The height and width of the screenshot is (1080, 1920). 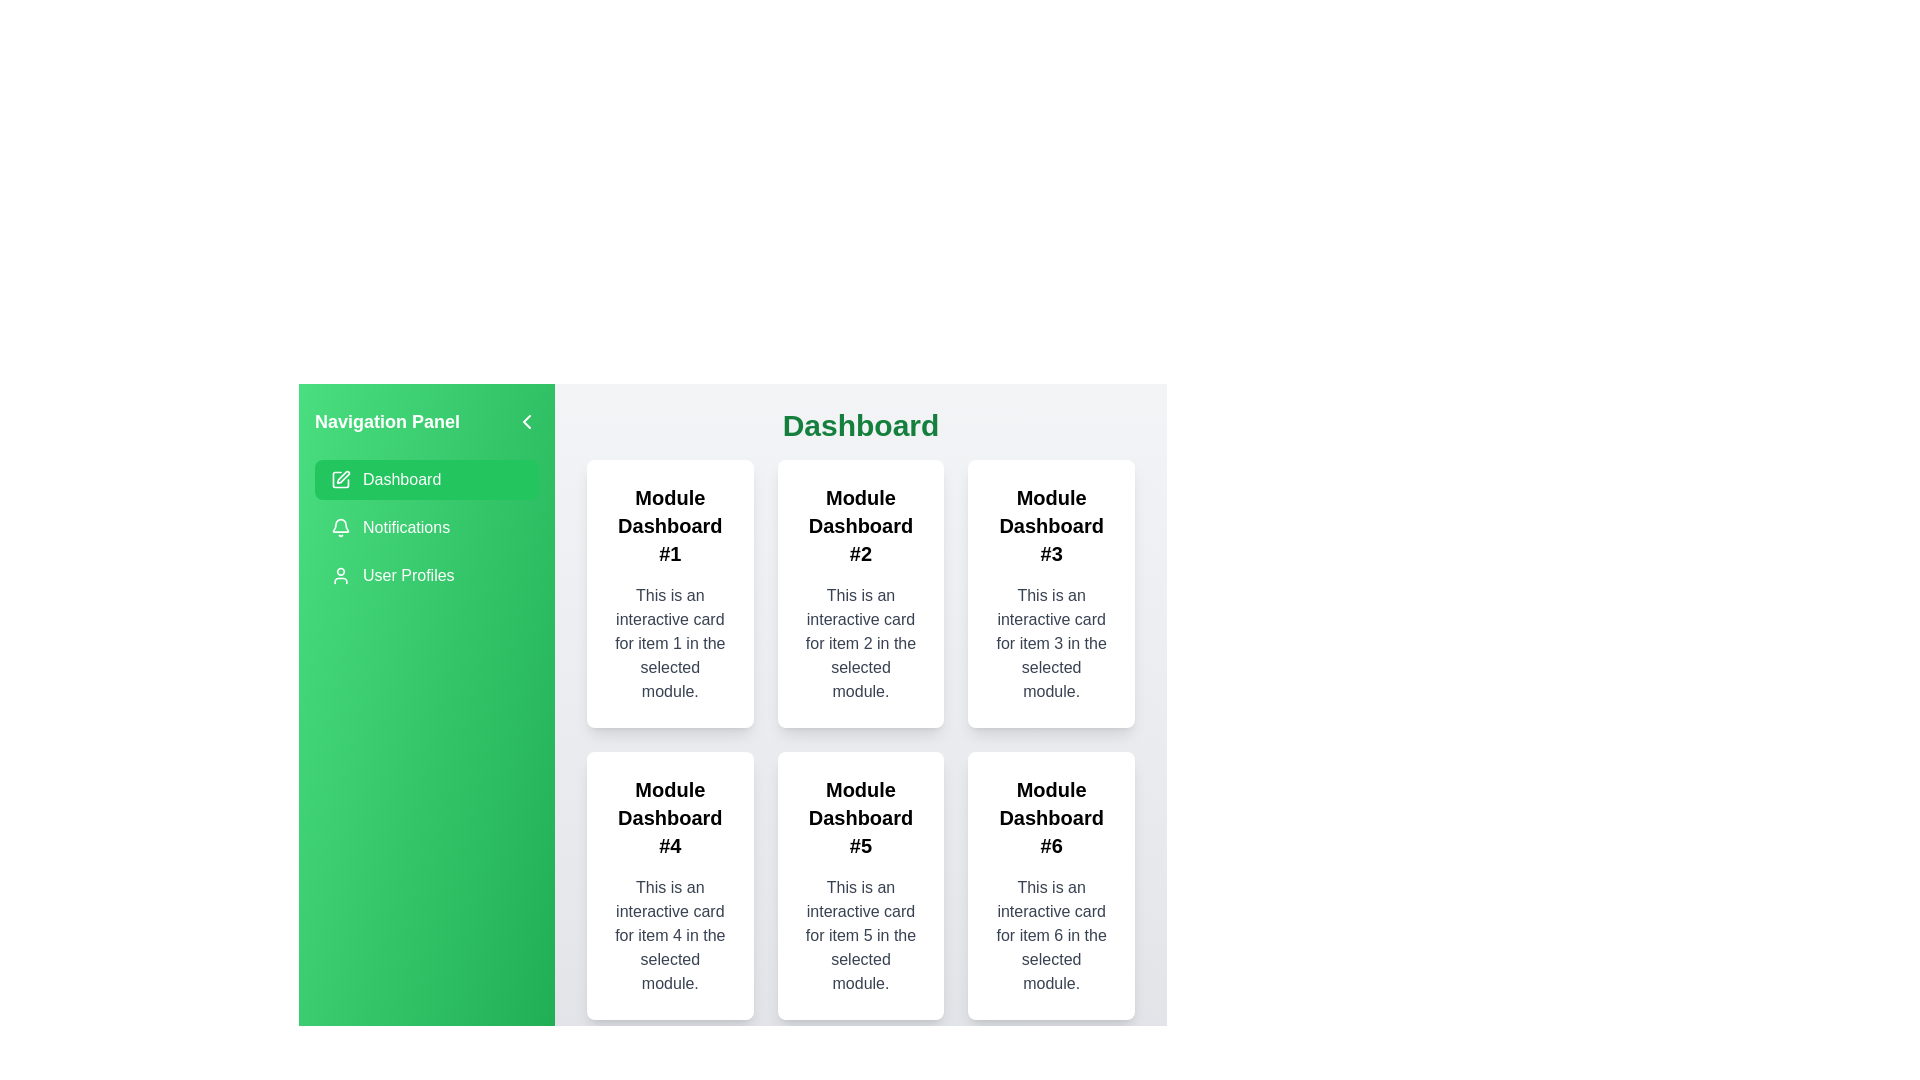 What do you see at coordinates (426, 527) in the screenshot?
I see `the module Notifications from the navigation panel` at bounding box center [426, 527].